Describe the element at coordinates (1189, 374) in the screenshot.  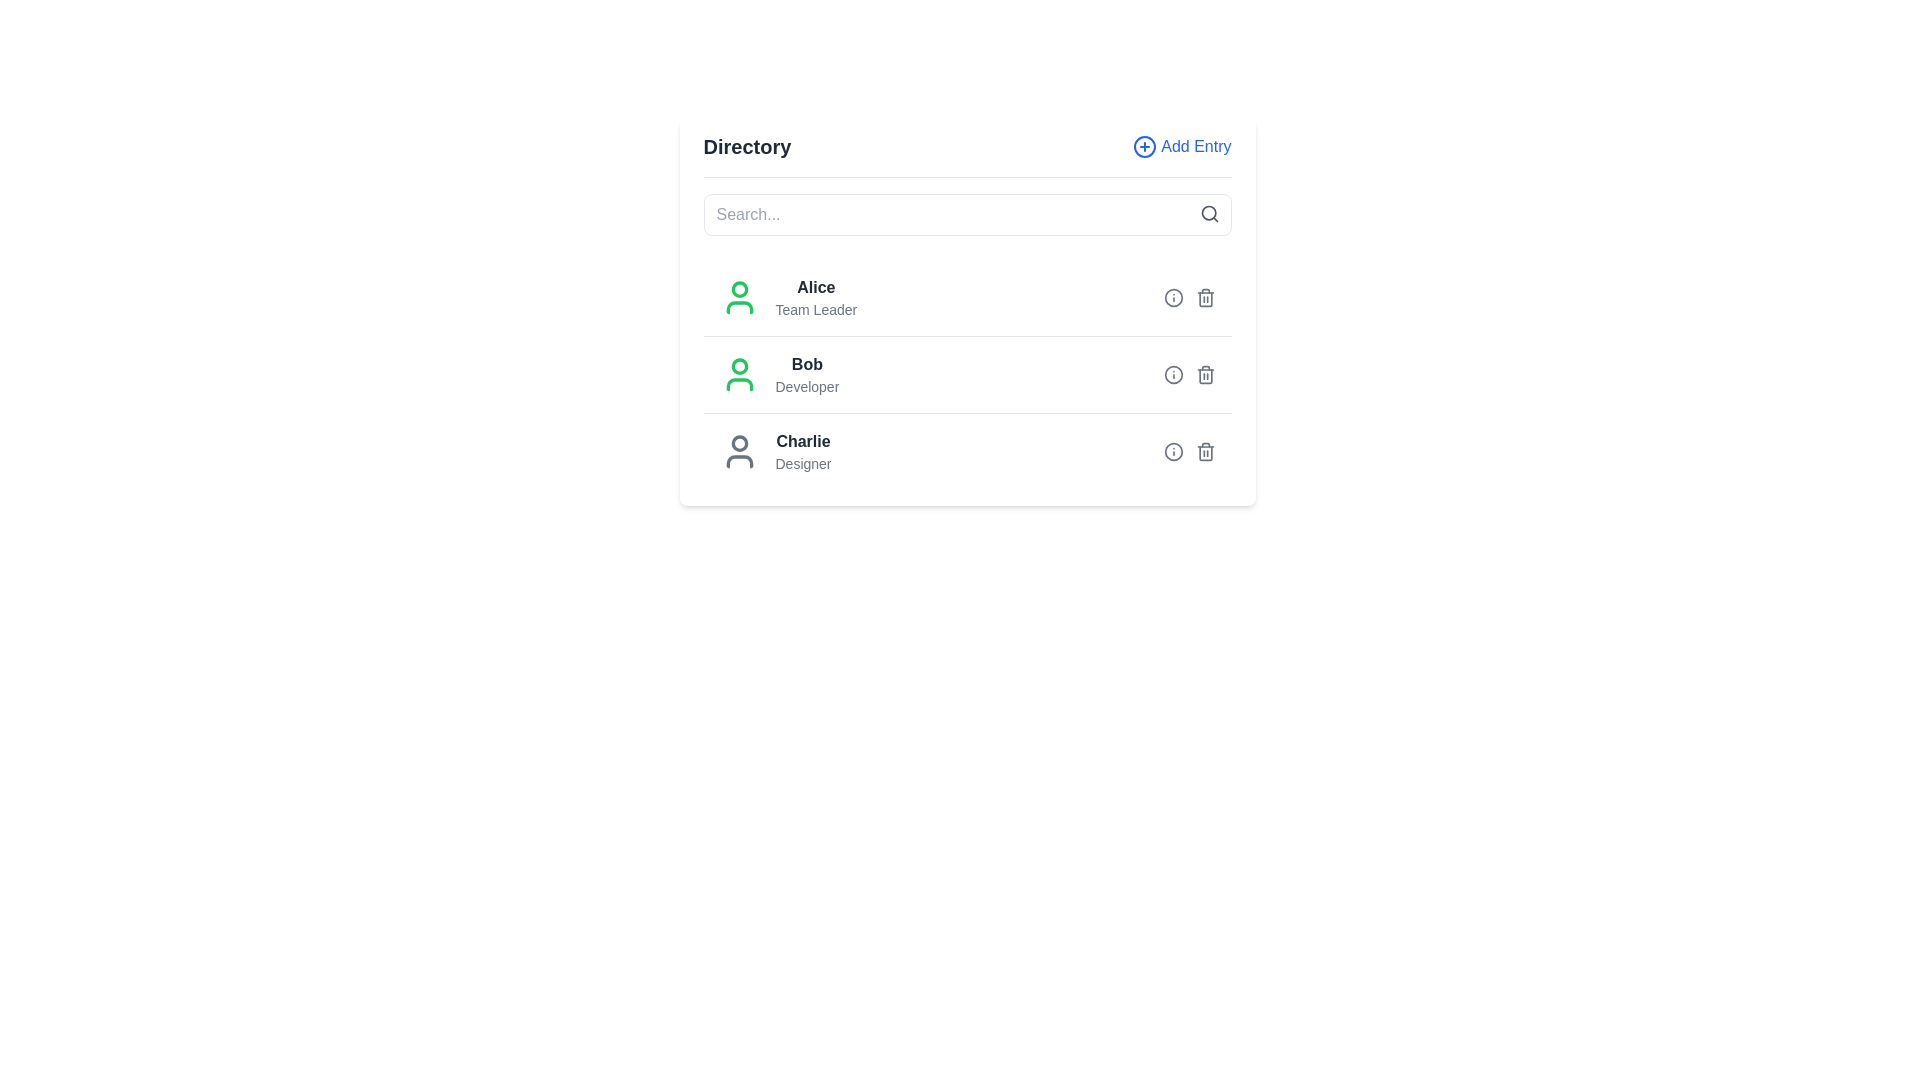
I see `the interactive icons in the group located to the far right of the row containing 'Bob', after the text 'Developer'` at that location.